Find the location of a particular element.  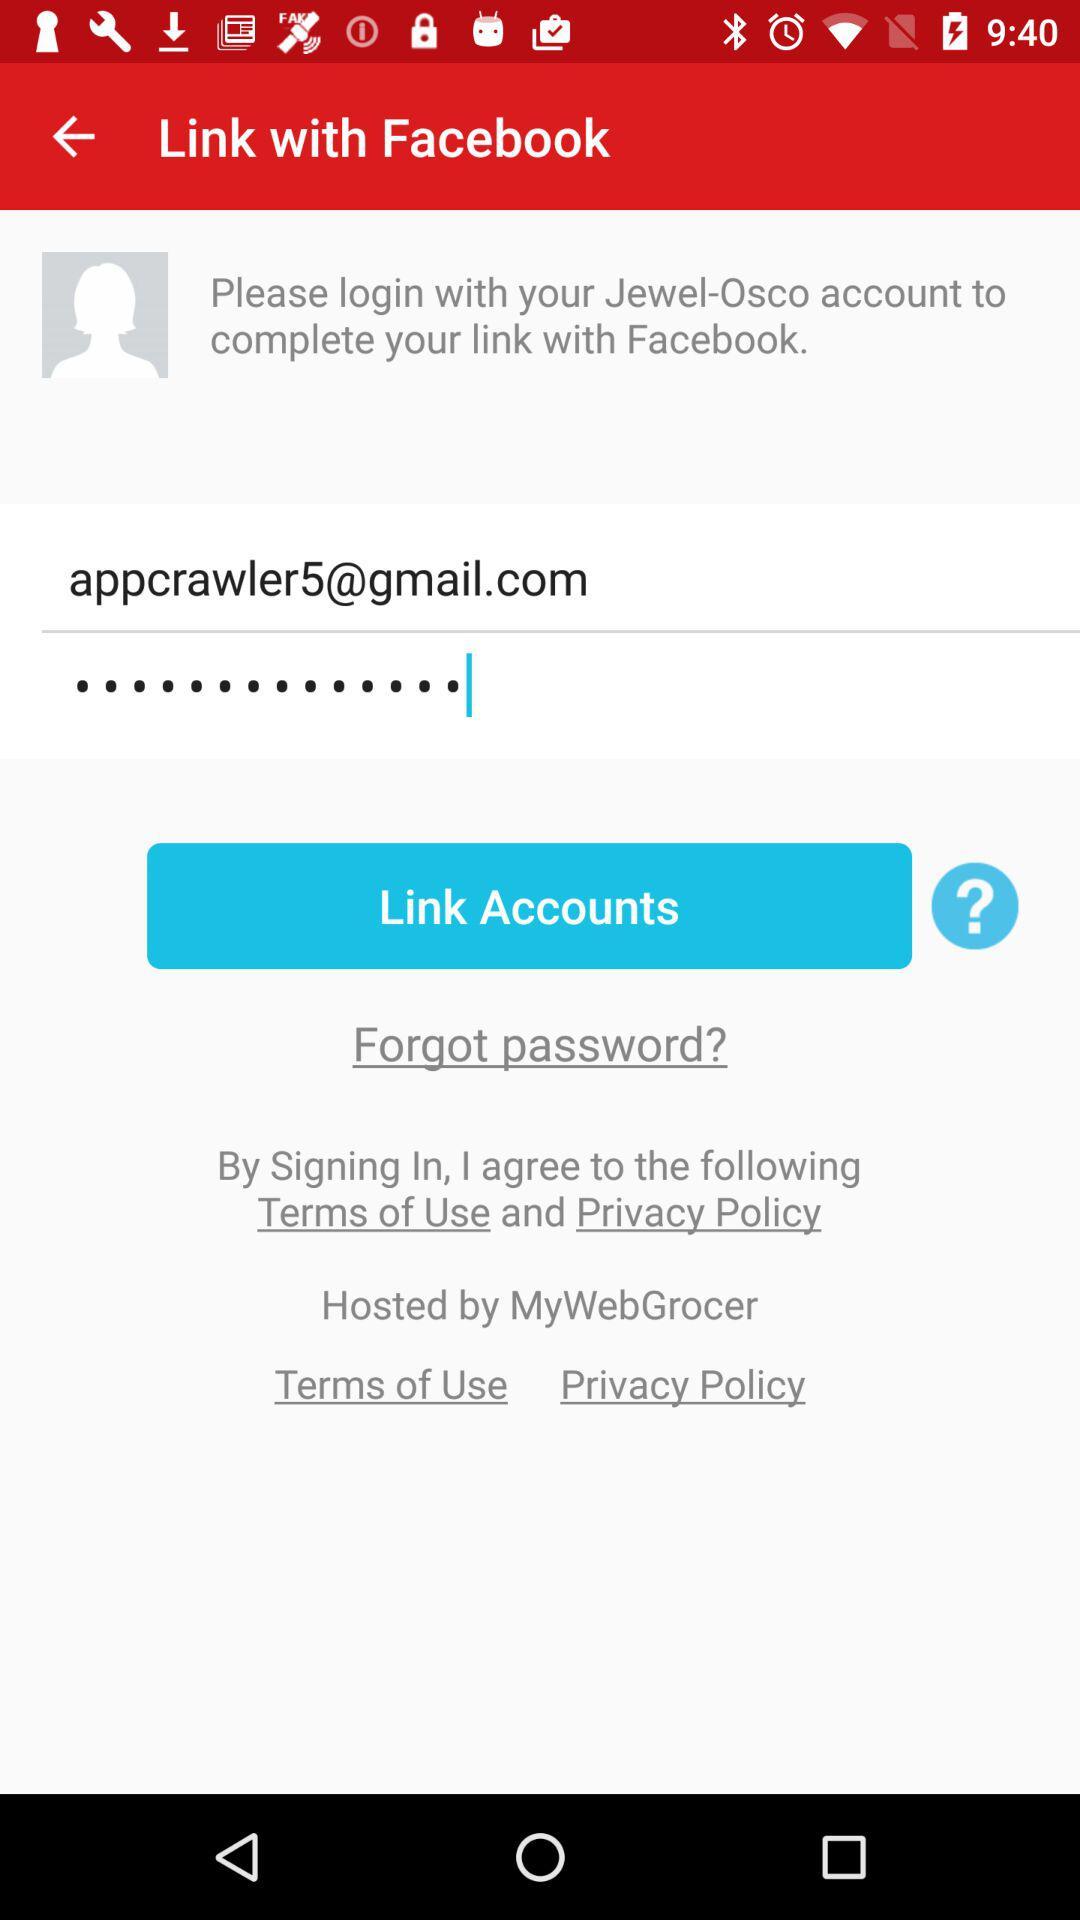

icon above link accounts is located at coordinates (560, 685).